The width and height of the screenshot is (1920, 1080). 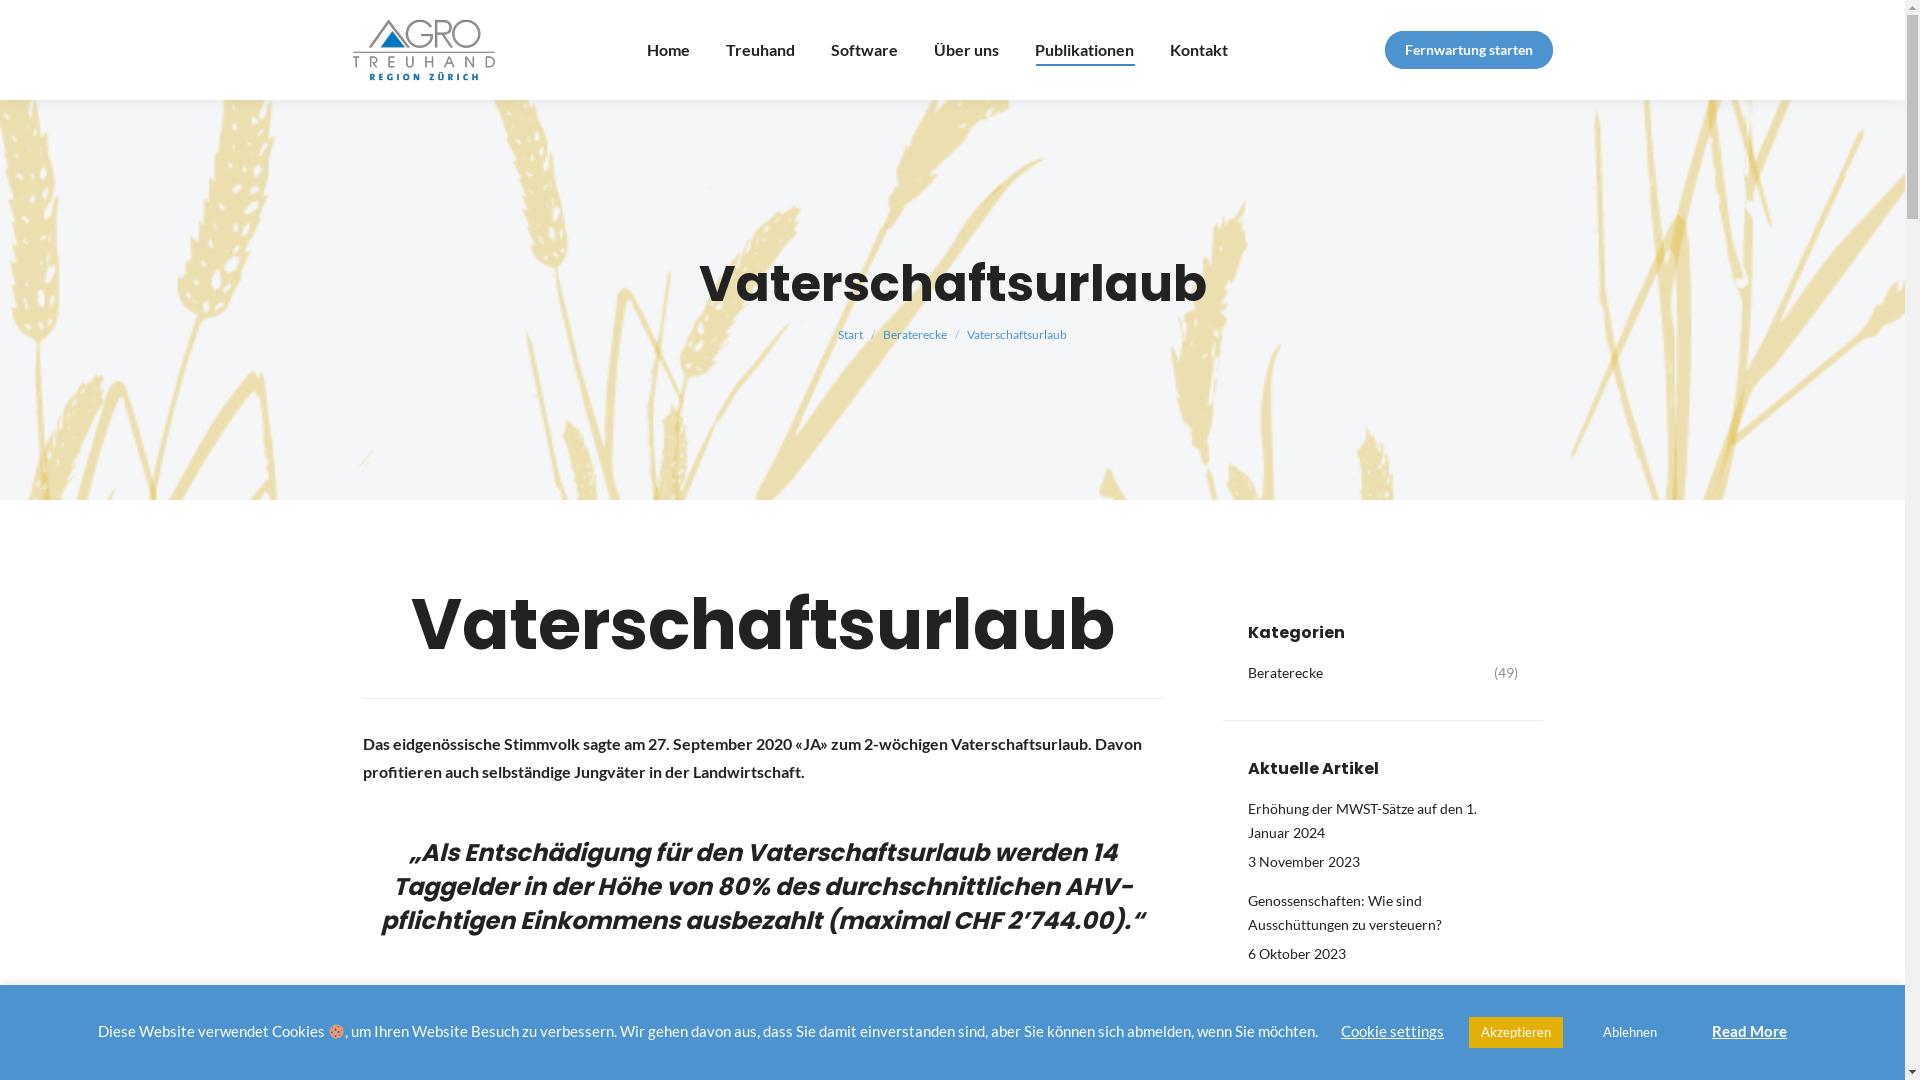 What do you see at coordinates (1516, 1032) in the screenshot?
I see `'Akzeptieren'` at bounding box center [1516, 1032].